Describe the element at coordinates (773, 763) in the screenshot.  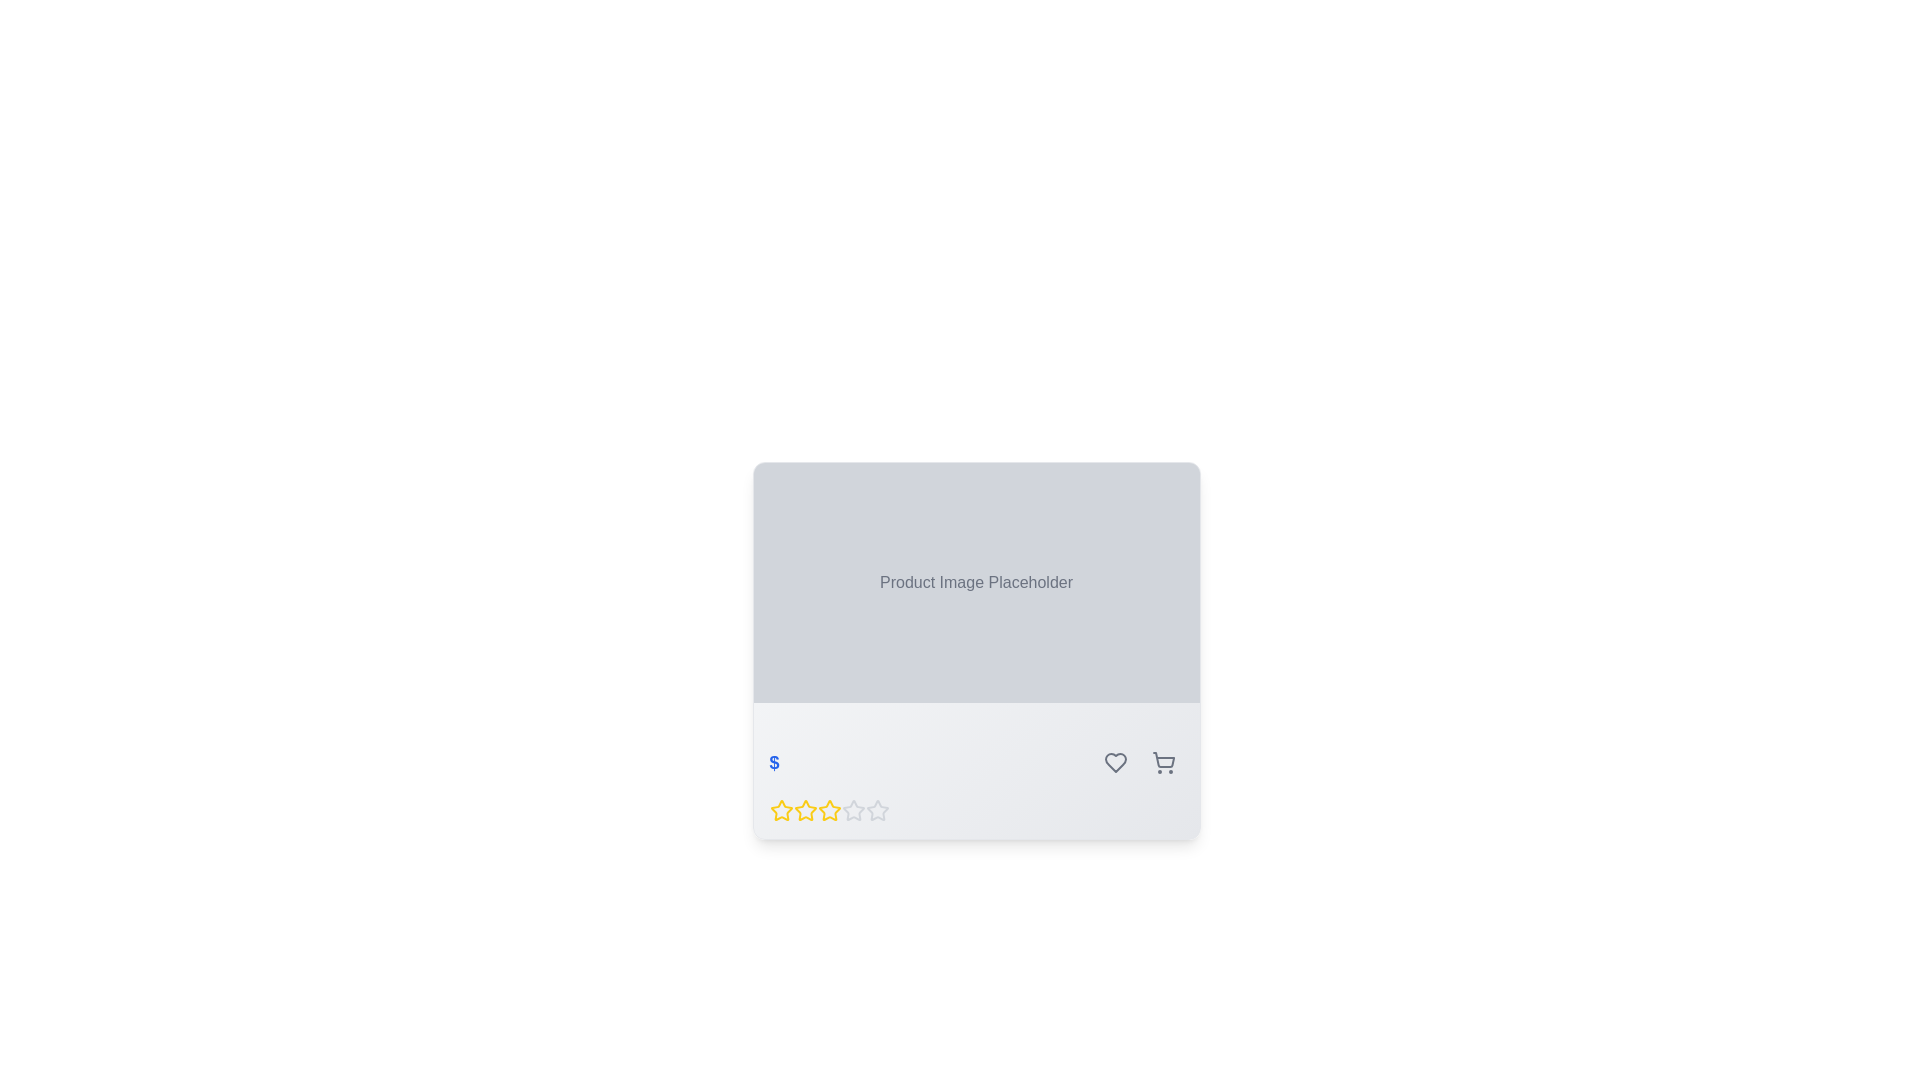
I see `the bold, blue dollar sign symbol ('$') that is prominently styled and located to the far left above the row of rating stars` at that location.